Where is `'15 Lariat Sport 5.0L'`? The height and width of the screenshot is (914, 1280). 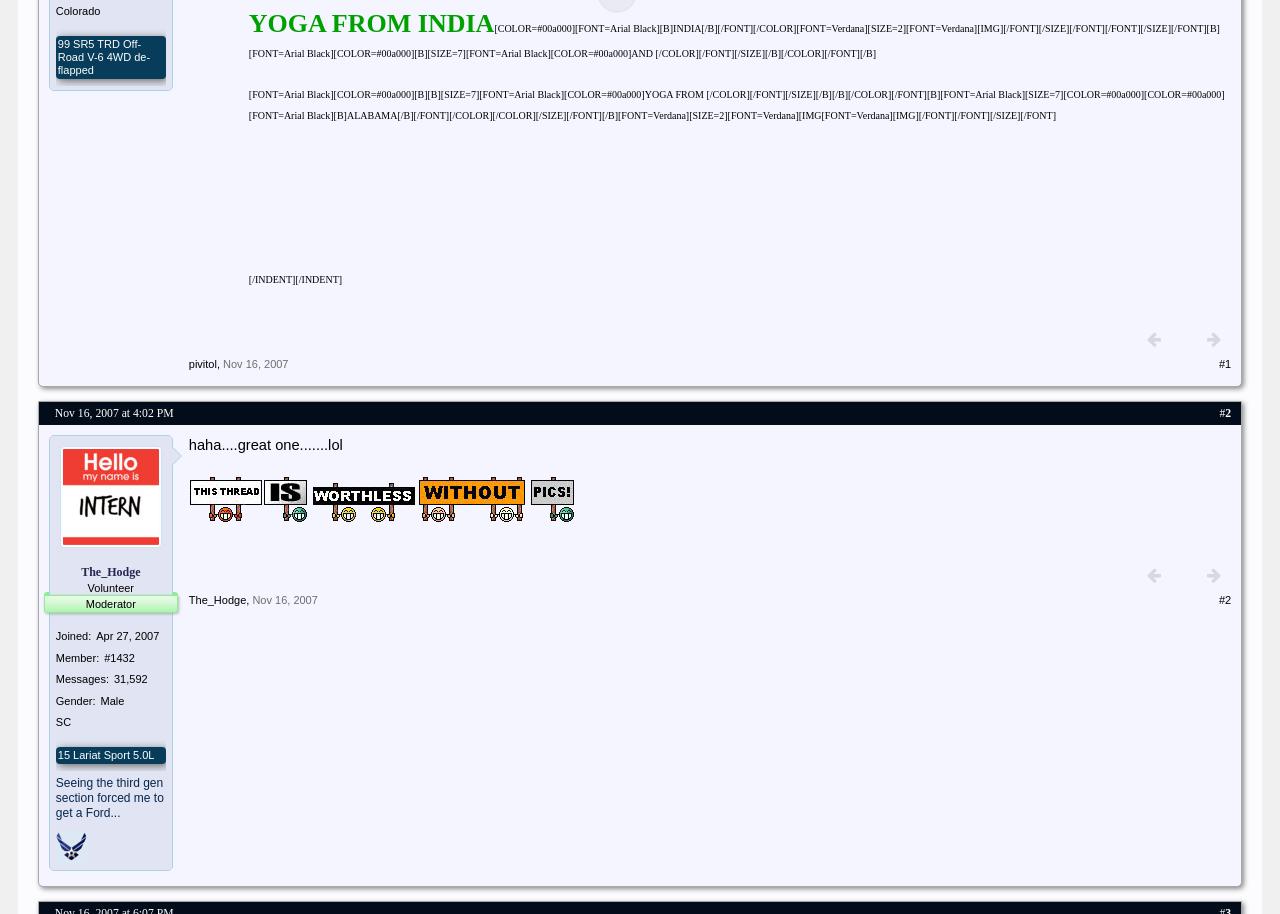
'15 Lariat Sport 5.0L' is located at coordinates (104, 753).